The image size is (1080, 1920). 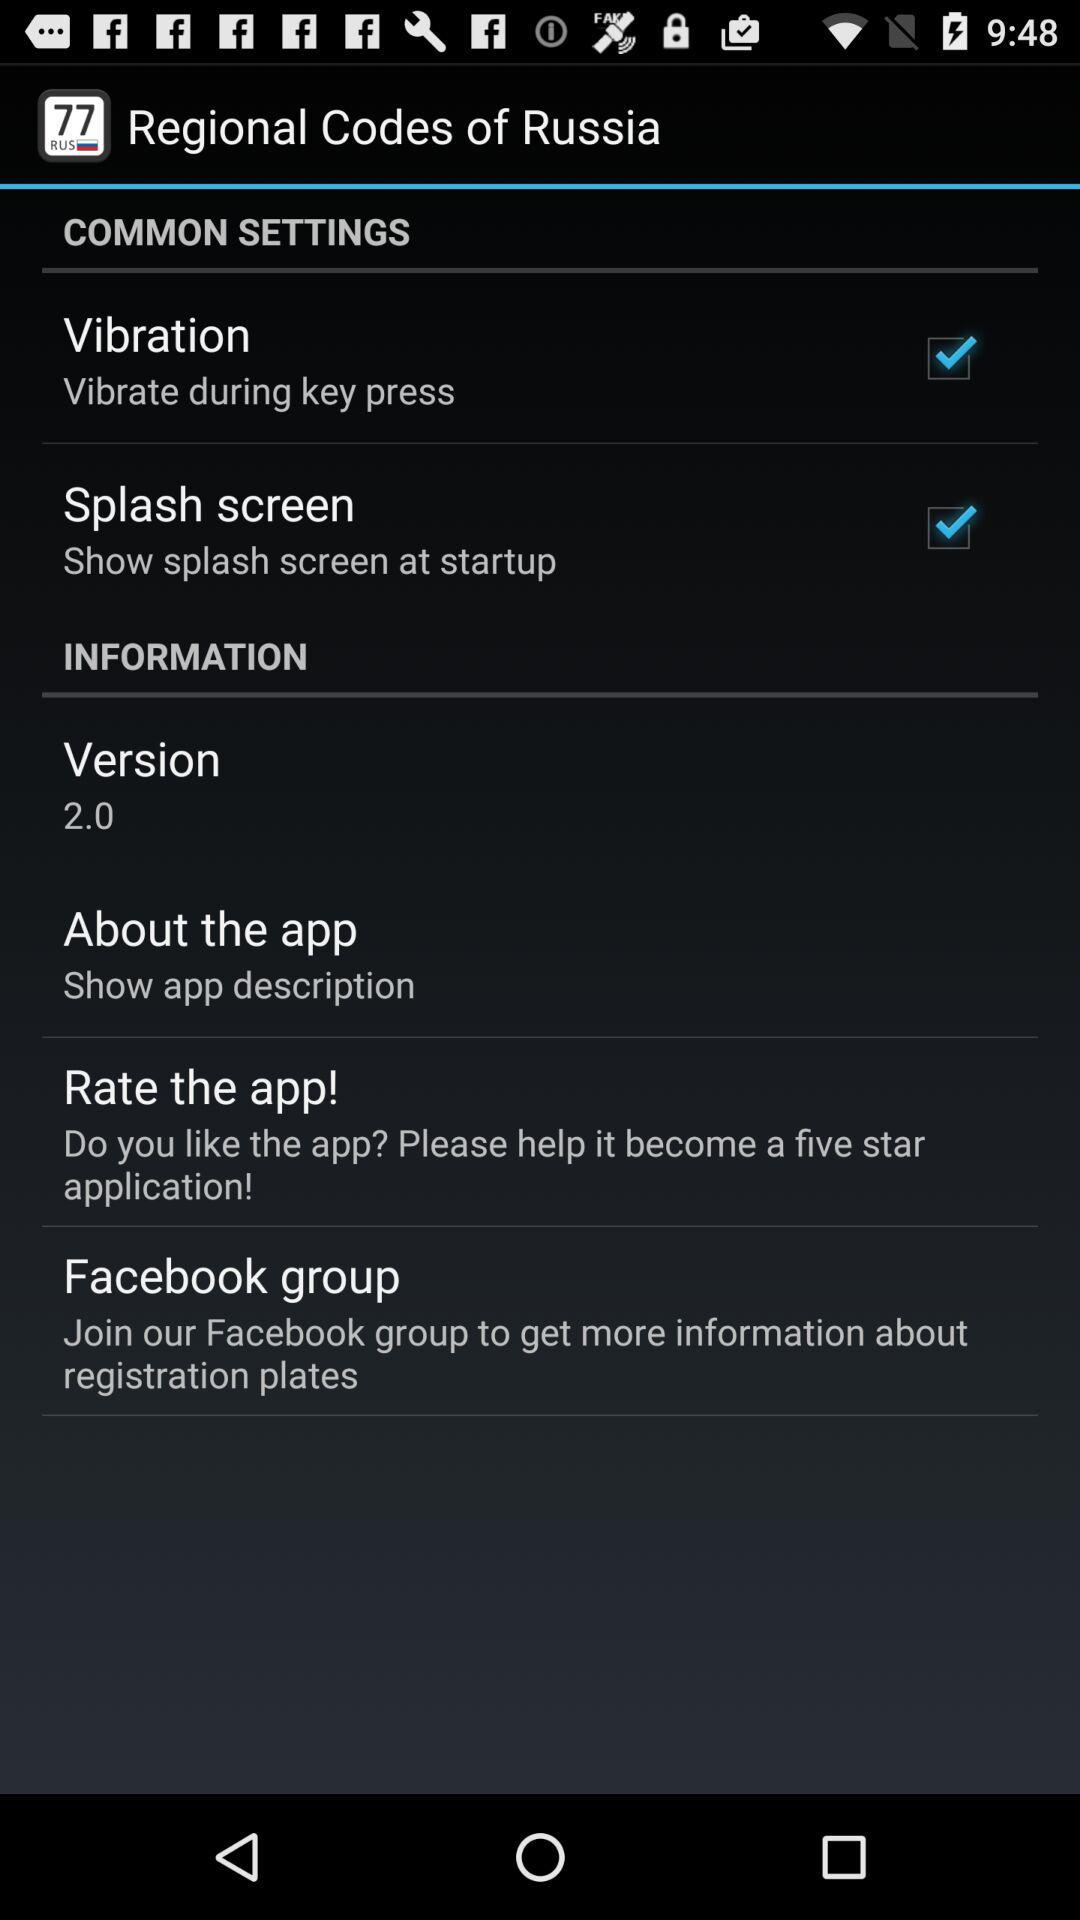 I want to click on icon above vibration icon, so click(x=540, y=230).